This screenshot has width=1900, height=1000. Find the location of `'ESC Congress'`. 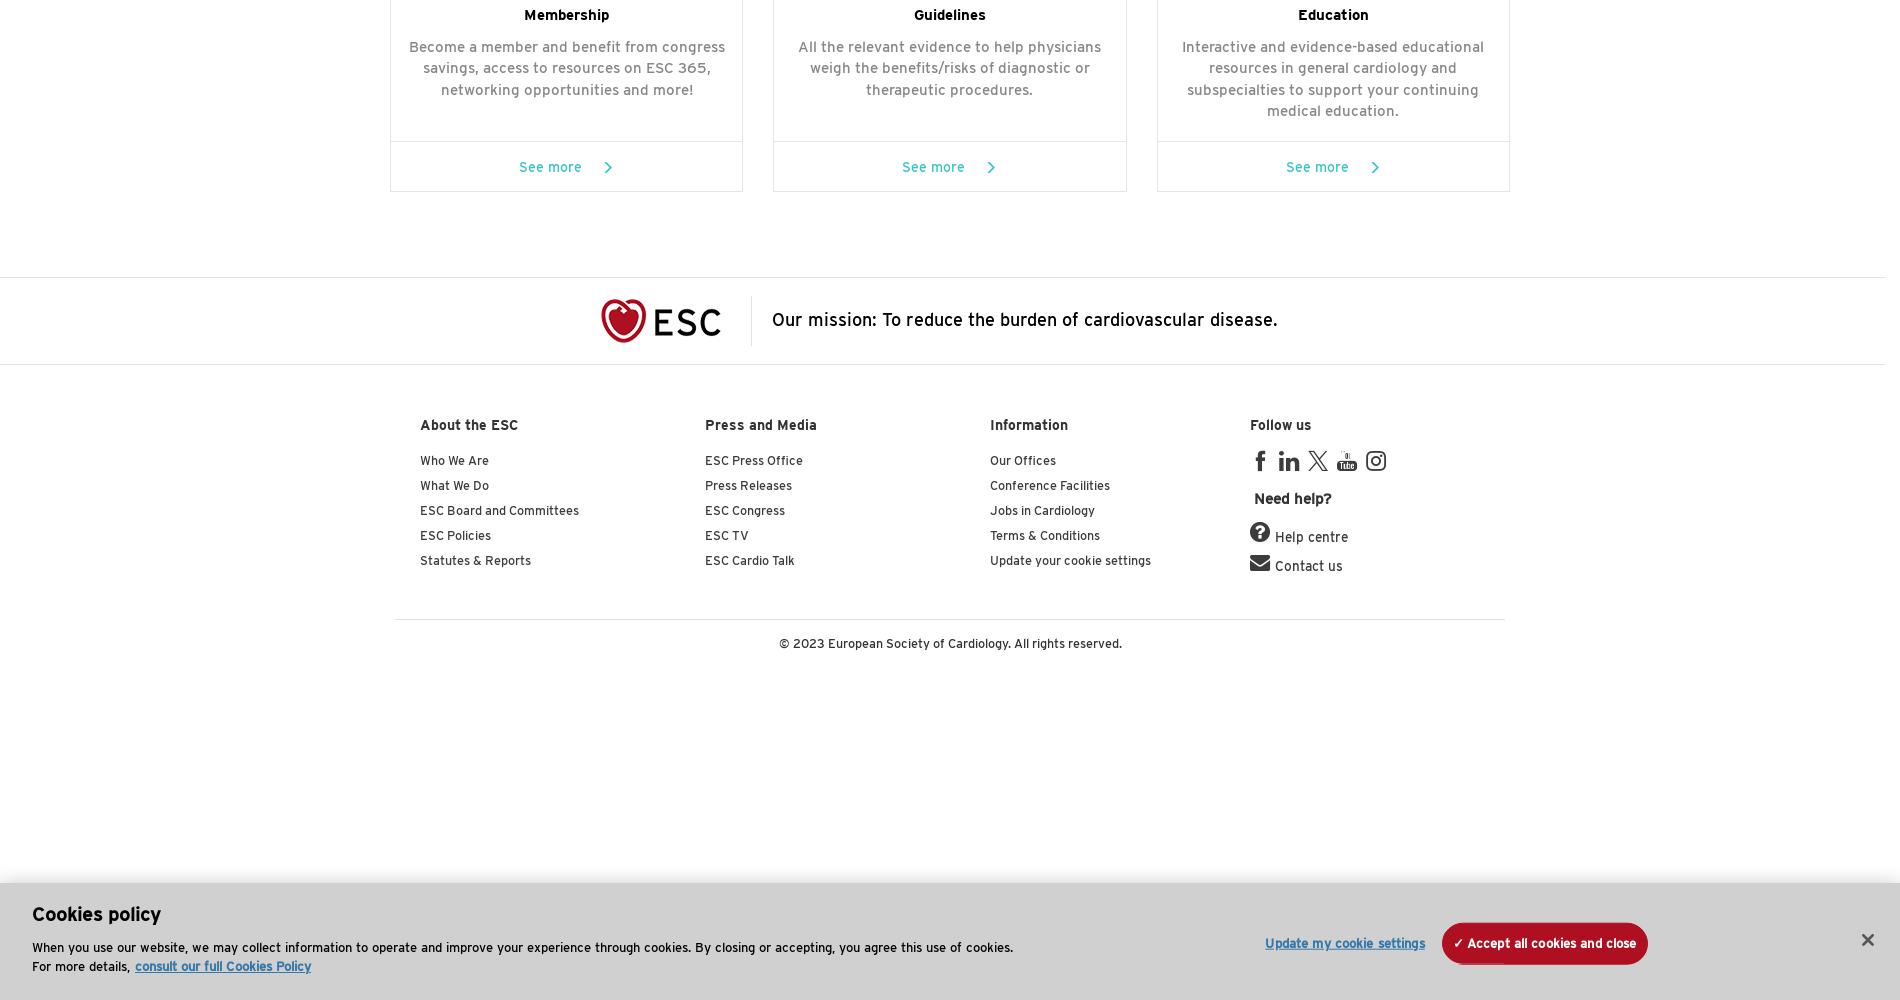

'ESC Congress' is located at coordinates (705, 510).